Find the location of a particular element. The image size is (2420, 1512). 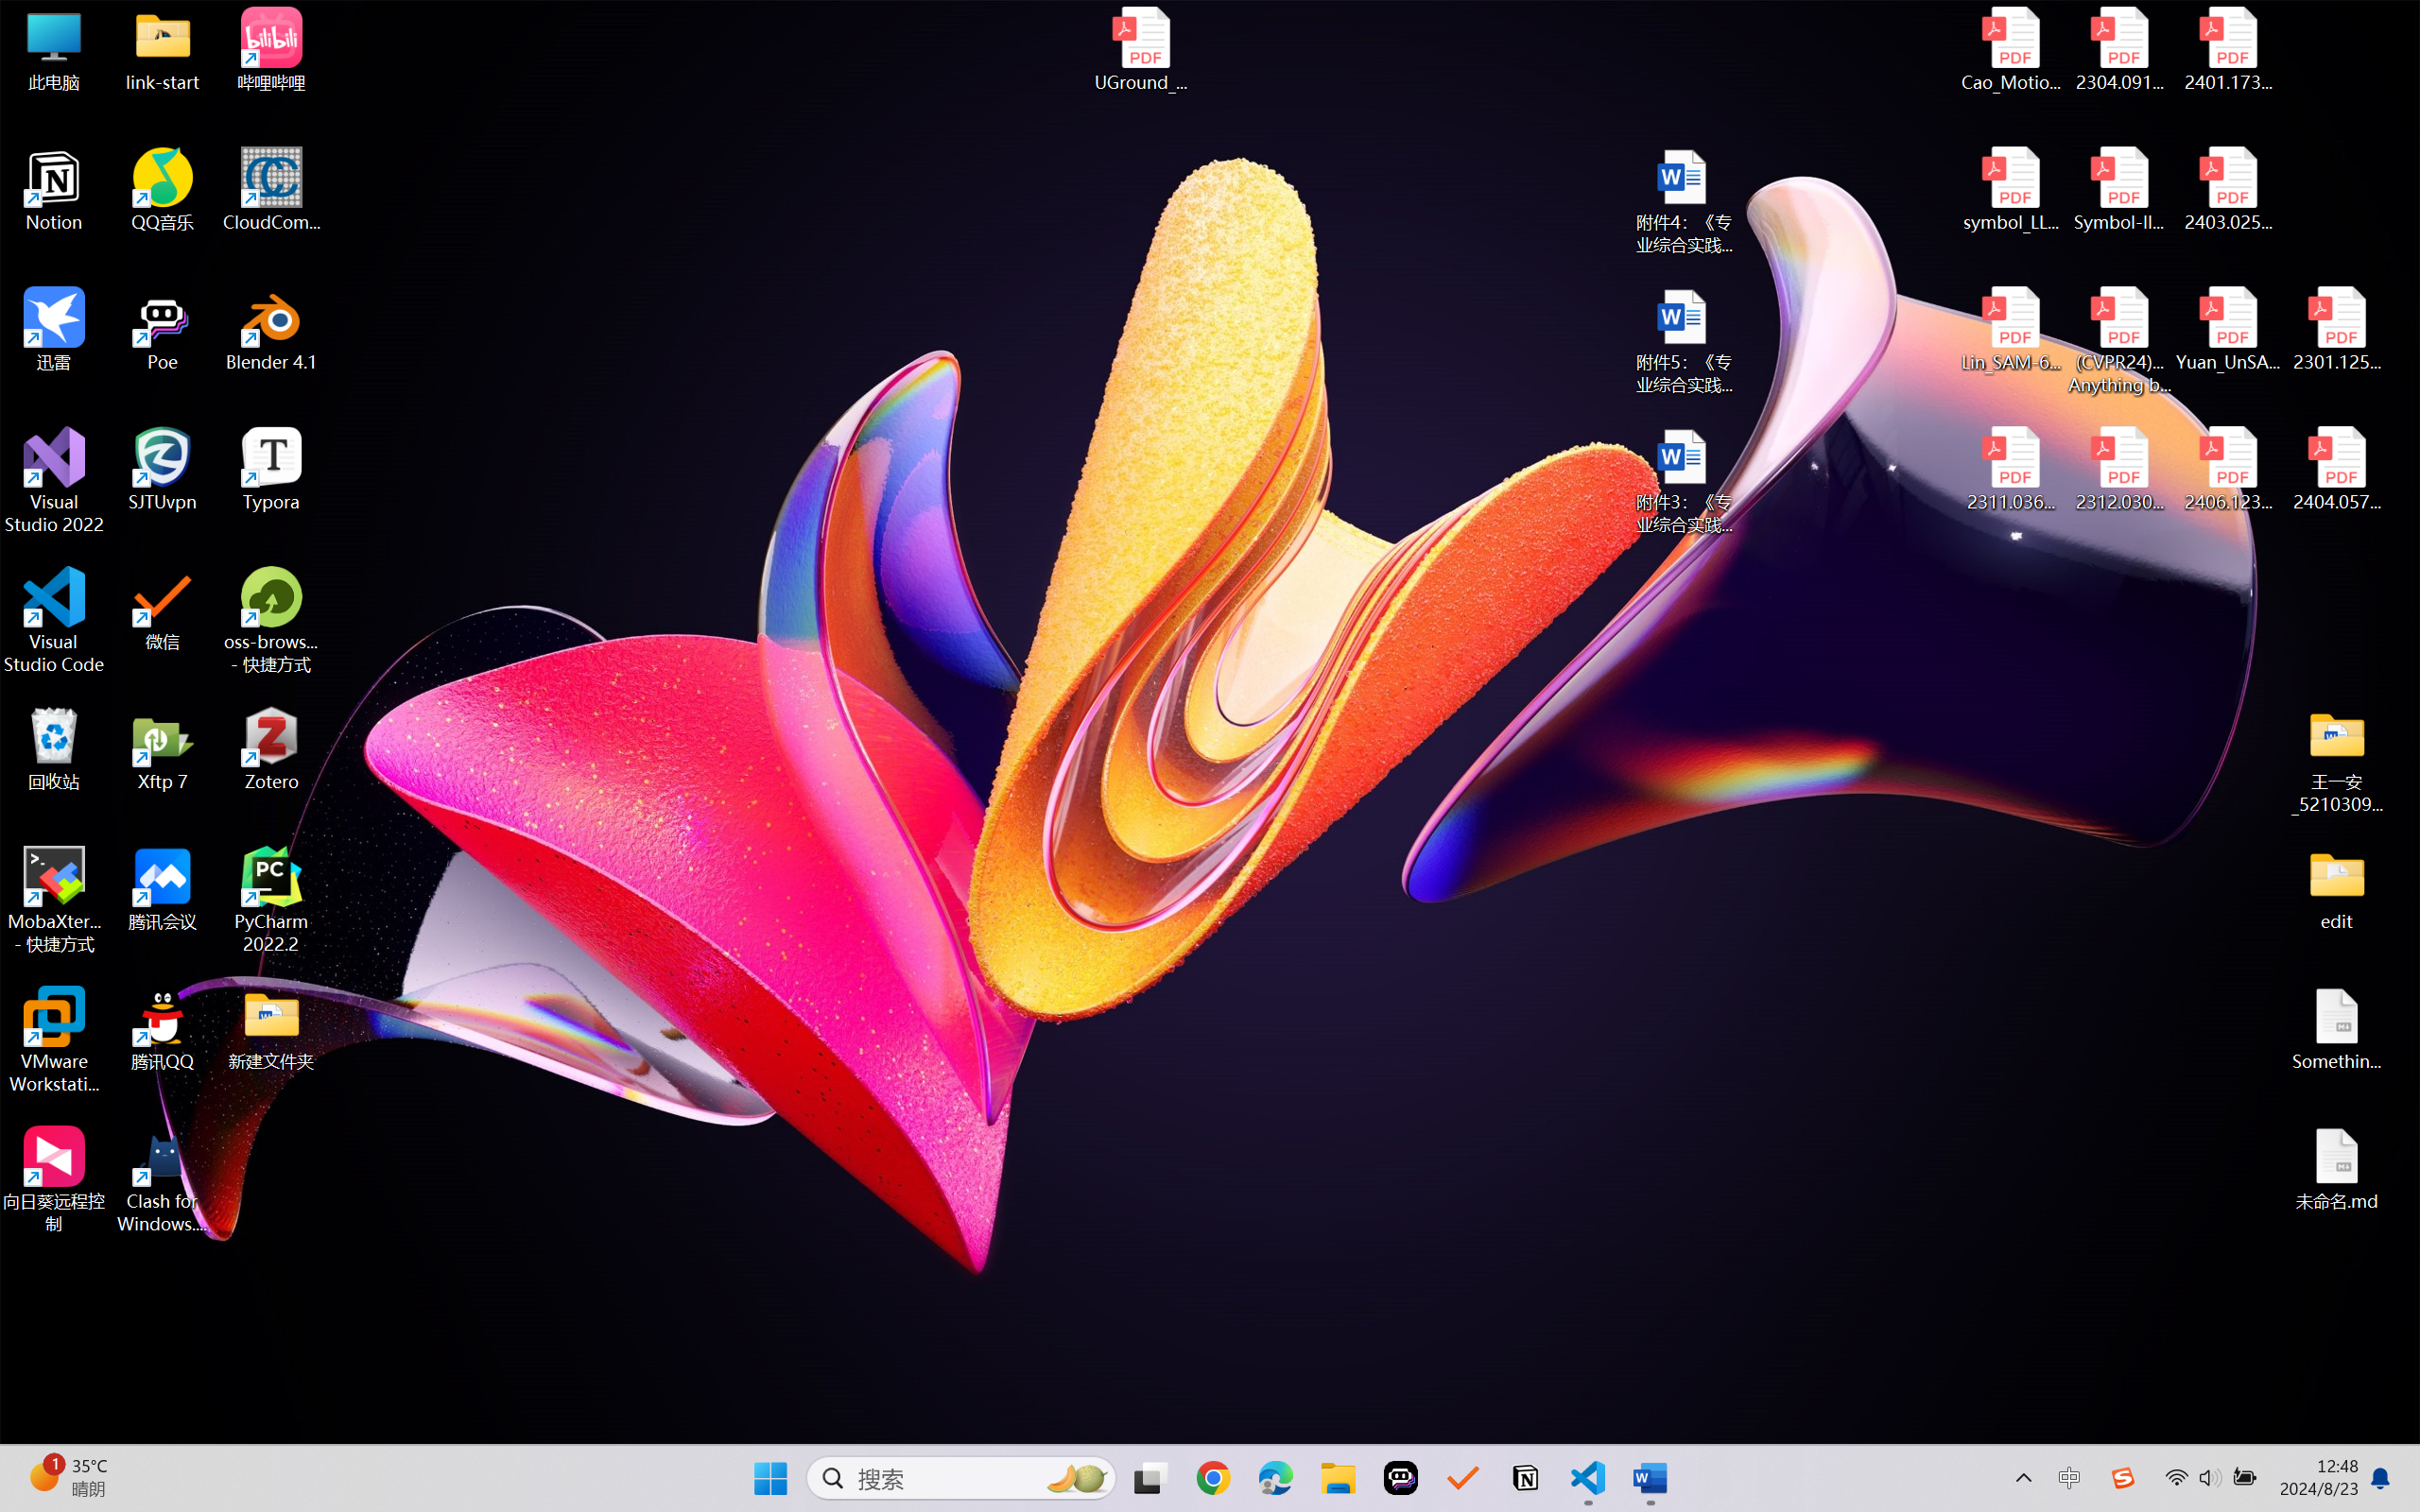

'VMware Workstation Pro' is located at coordinates (53, 1040).